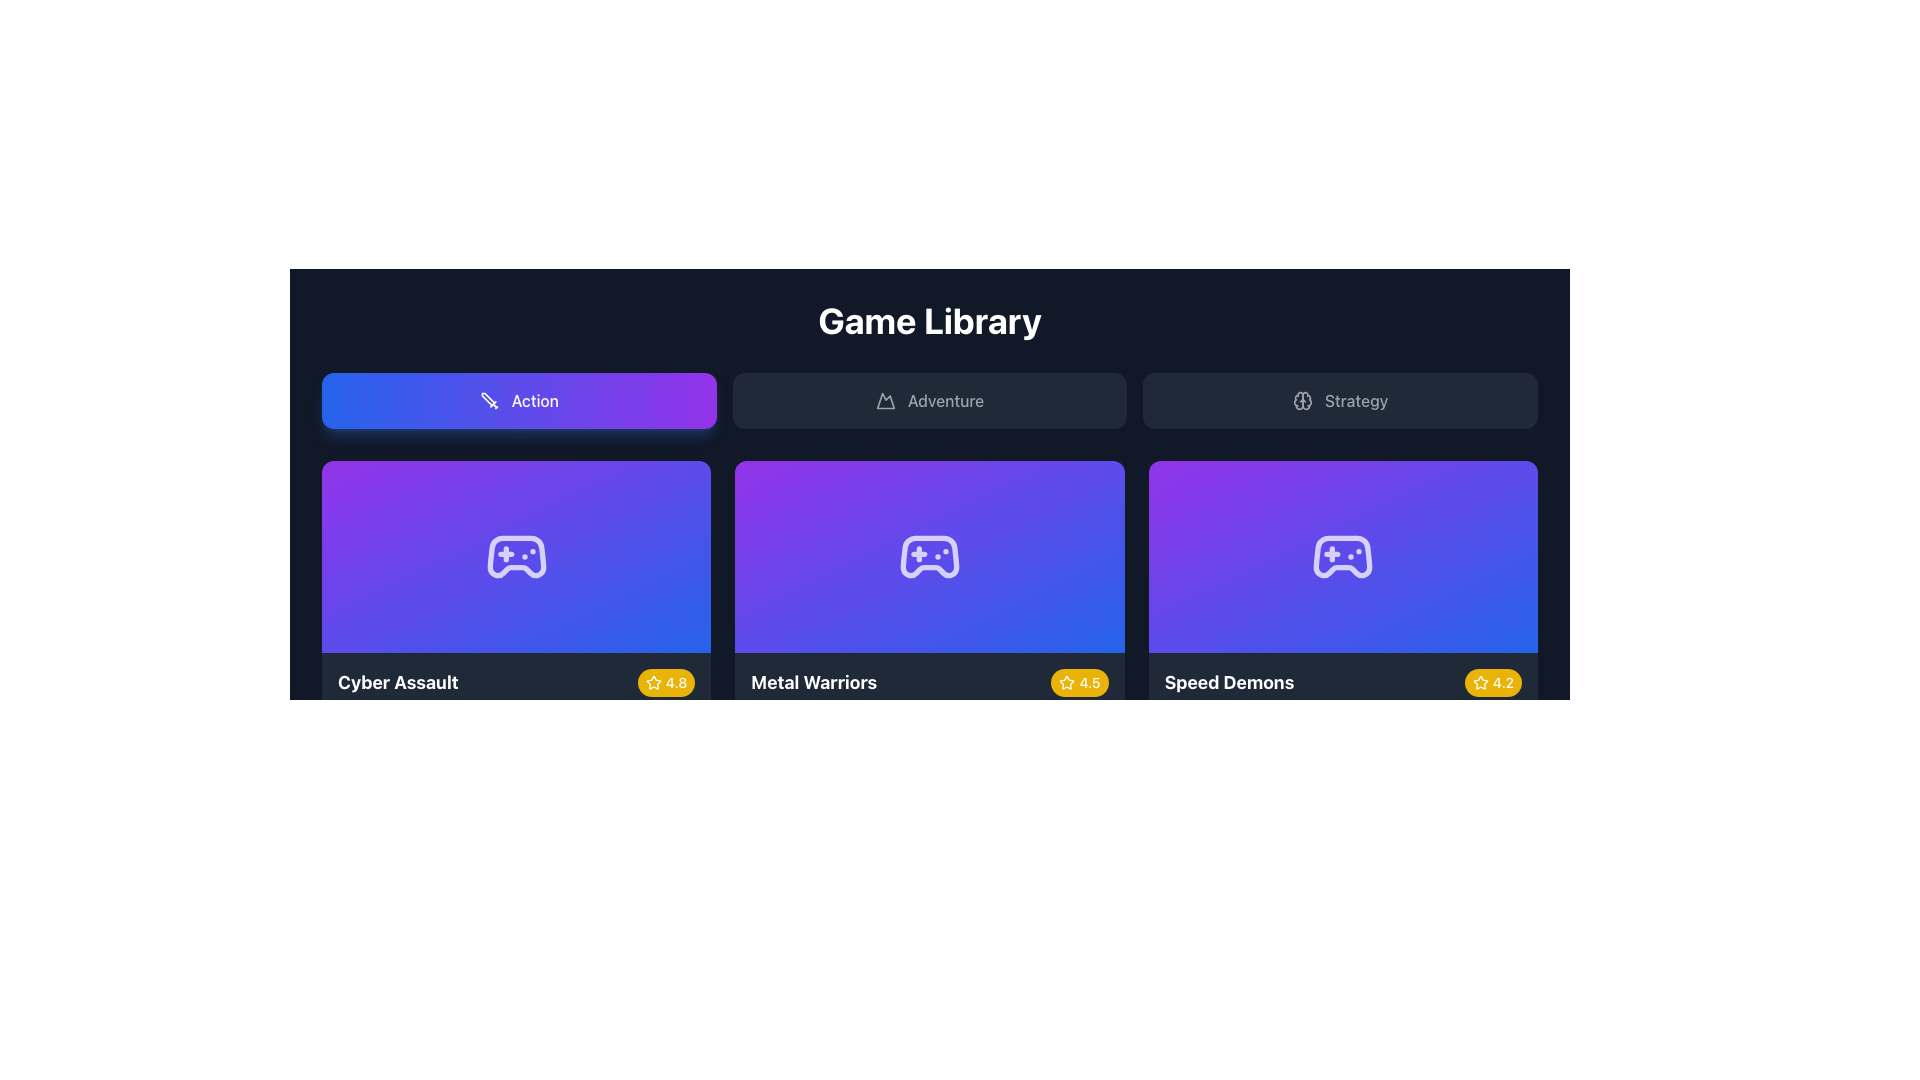  I want to click on the game controller icon located within the third game card on the right side of the grid, which features a D-pad and three circular buttons, positioned under the 'Speed Demons' label, so click(1343, 556).